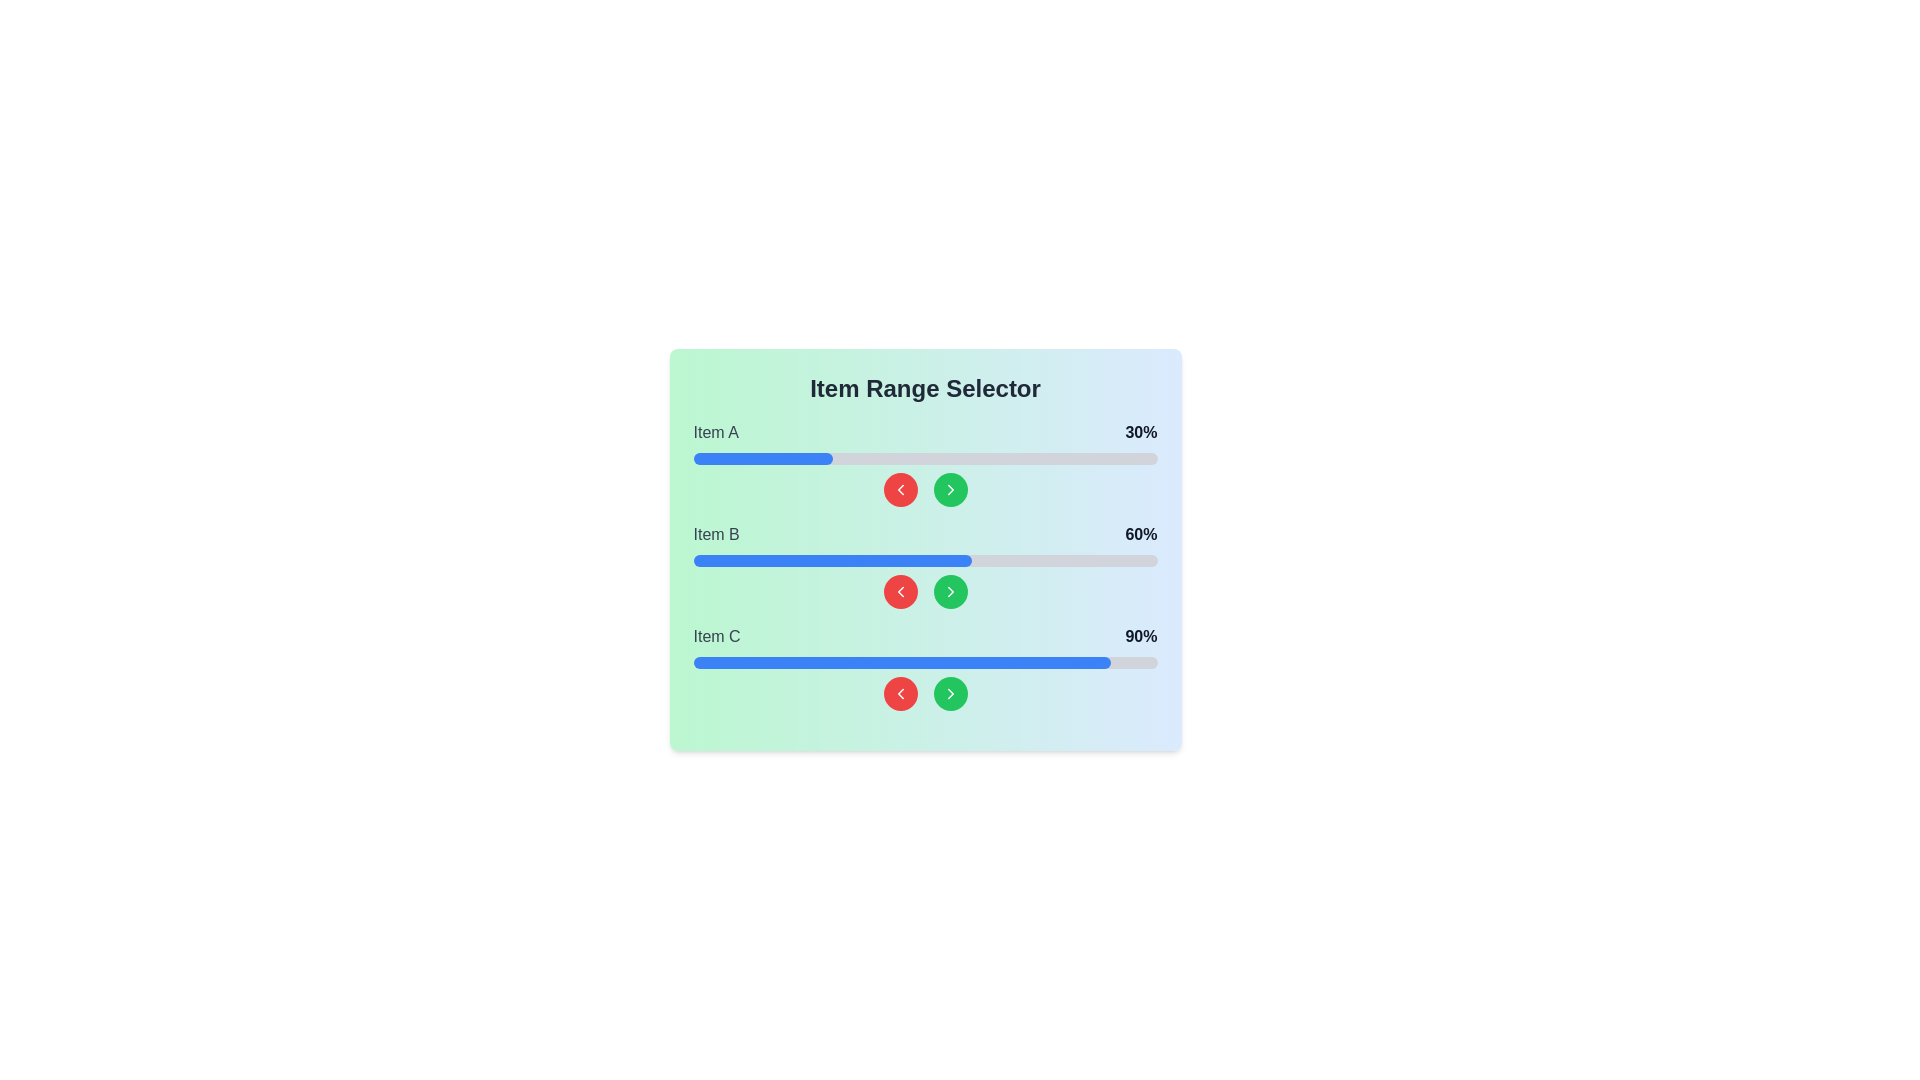 This screenshot has width=1920, height=1080. What do you see at coordinates (1141, 534) in the screenshot?
I see `the text display that shows the current percentage value associated with 'Item B', which is the second value indicator in the 'Item Range Selector' interface, positioned to the far right of the row labeled 'Item B'` at bounding box center [1141, 534].